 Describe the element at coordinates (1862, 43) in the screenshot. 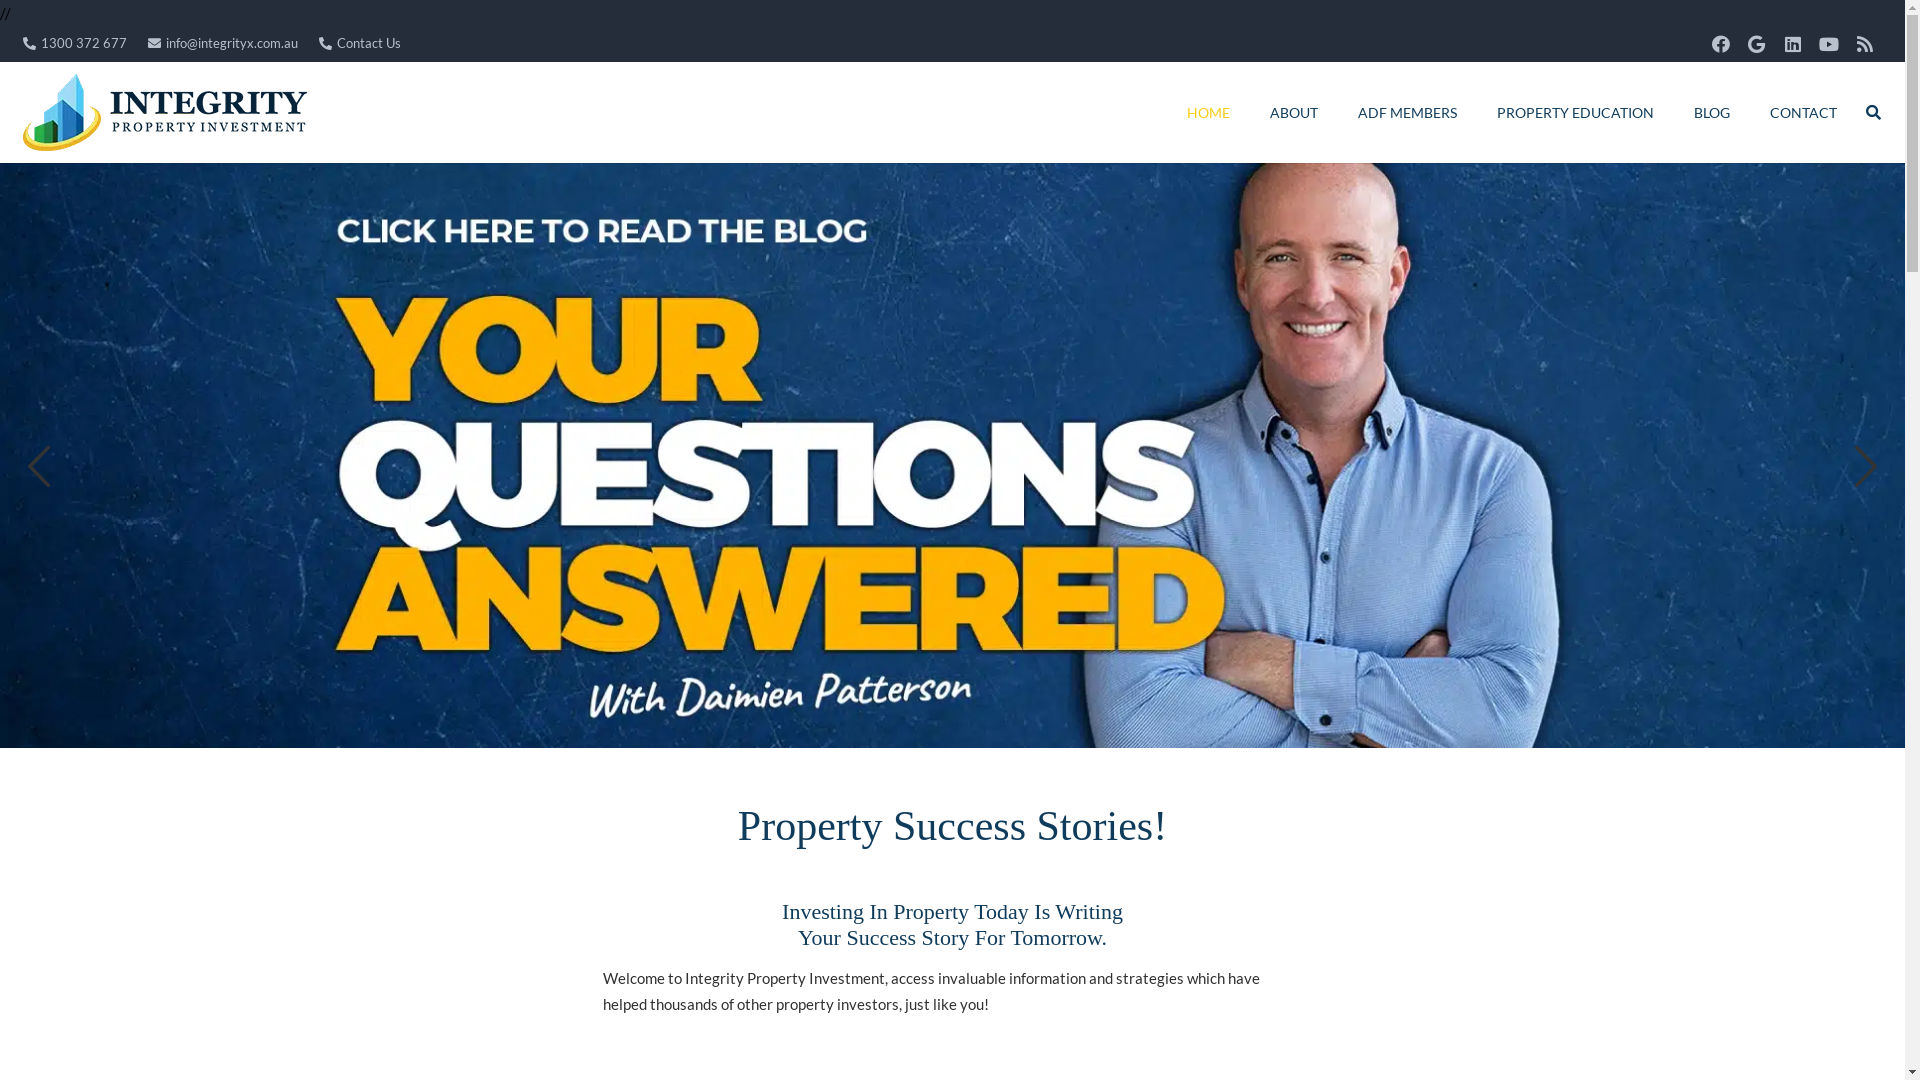

I see `'RSS'` at that location.